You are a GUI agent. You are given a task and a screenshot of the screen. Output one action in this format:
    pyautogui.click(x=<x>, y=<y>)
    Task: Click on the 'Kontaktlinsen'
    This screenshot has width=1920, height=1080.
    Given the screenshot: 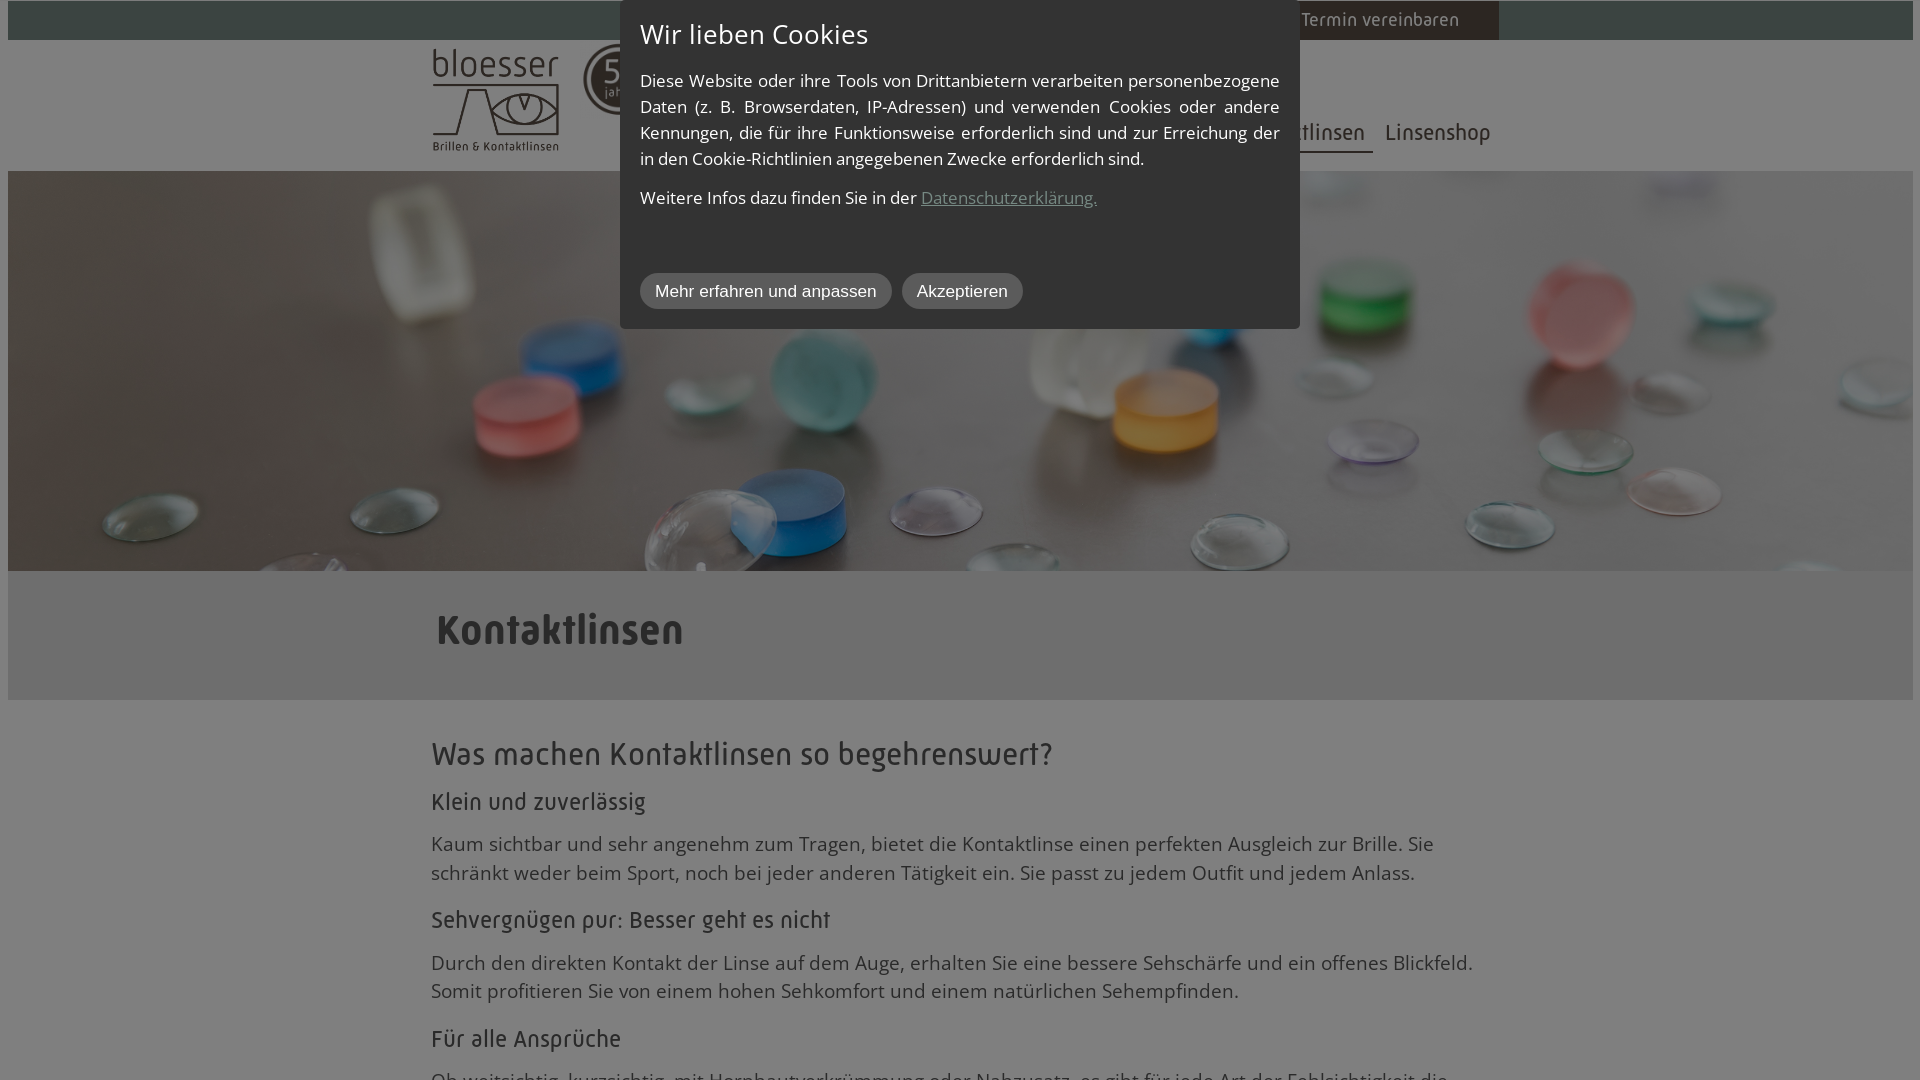 What is the action you would take?
    pyautogui.click(x=1300, y=132)
    